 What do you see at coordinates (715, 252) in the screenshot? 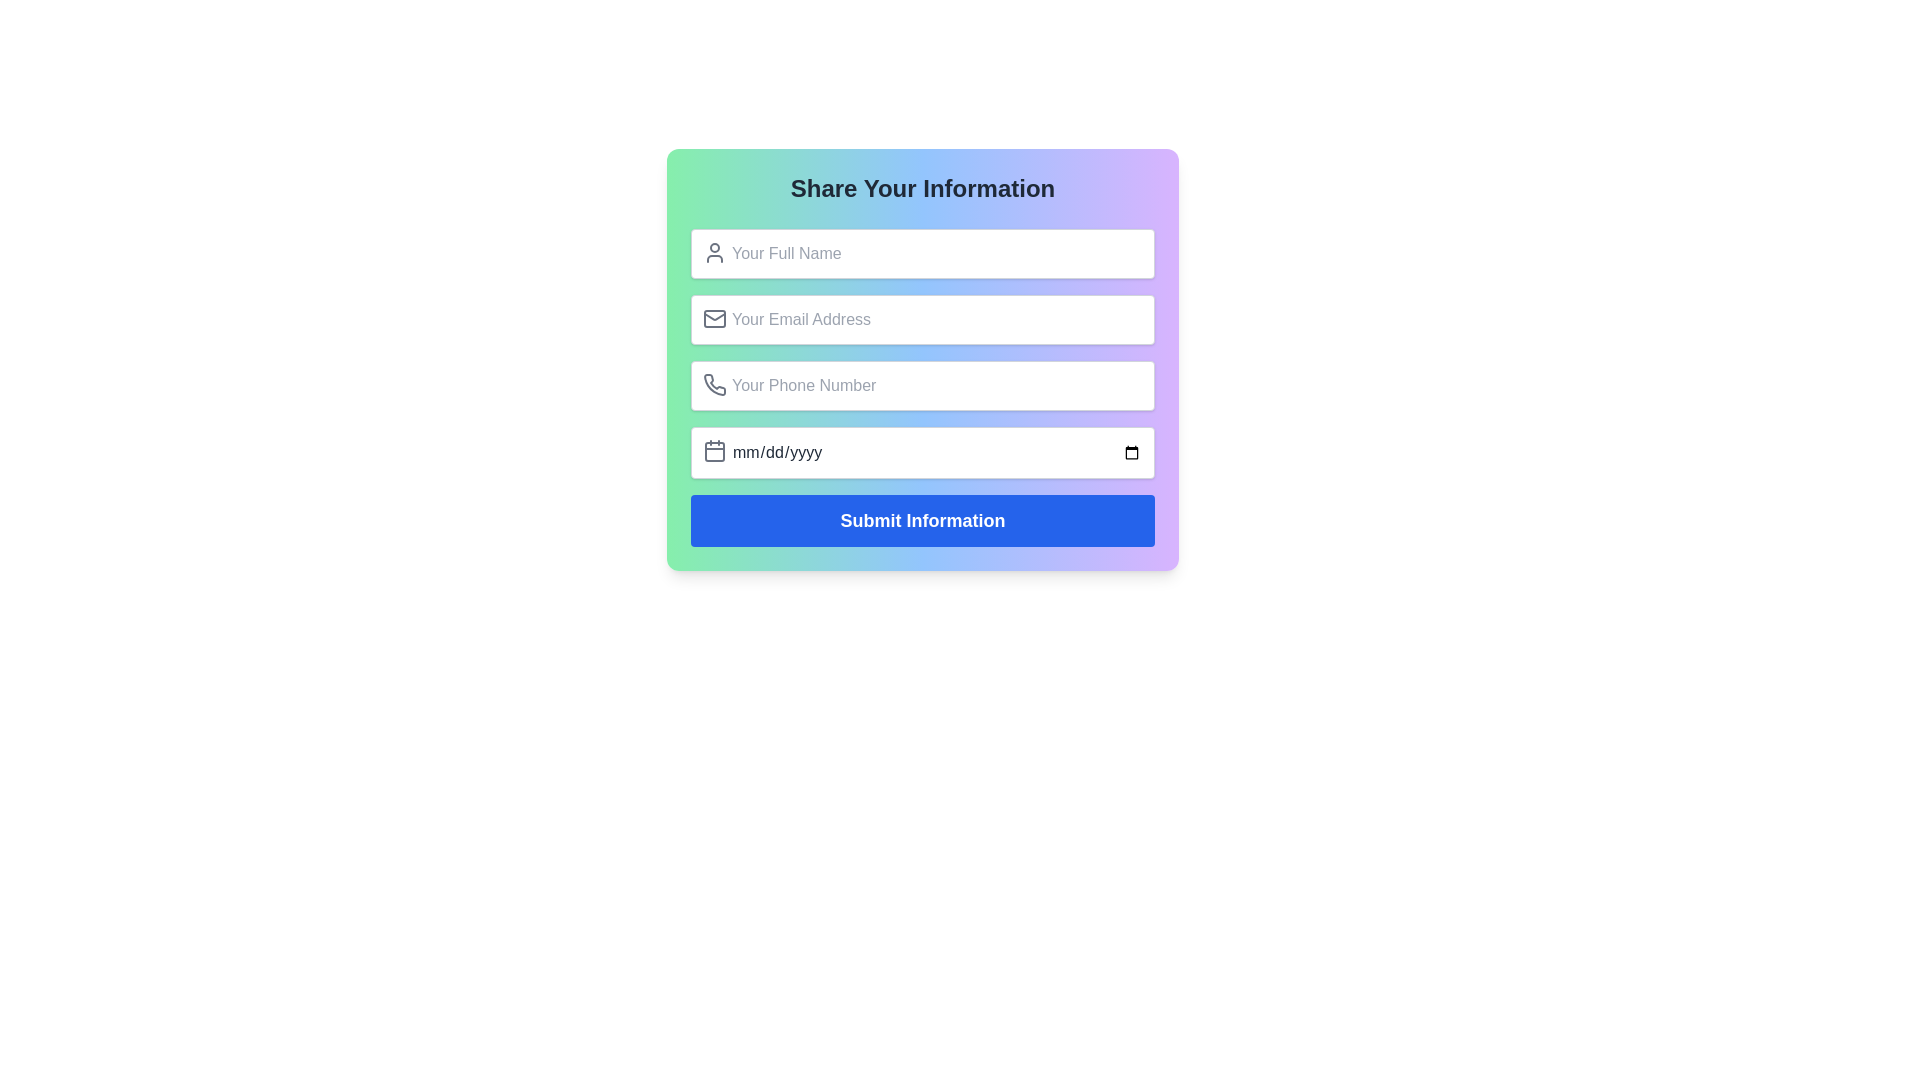
I see `the Decorative Icon located inside the 'Your Full Name' text input field, positioned to the left of the placeholder text` at bounding box center [715, 252].